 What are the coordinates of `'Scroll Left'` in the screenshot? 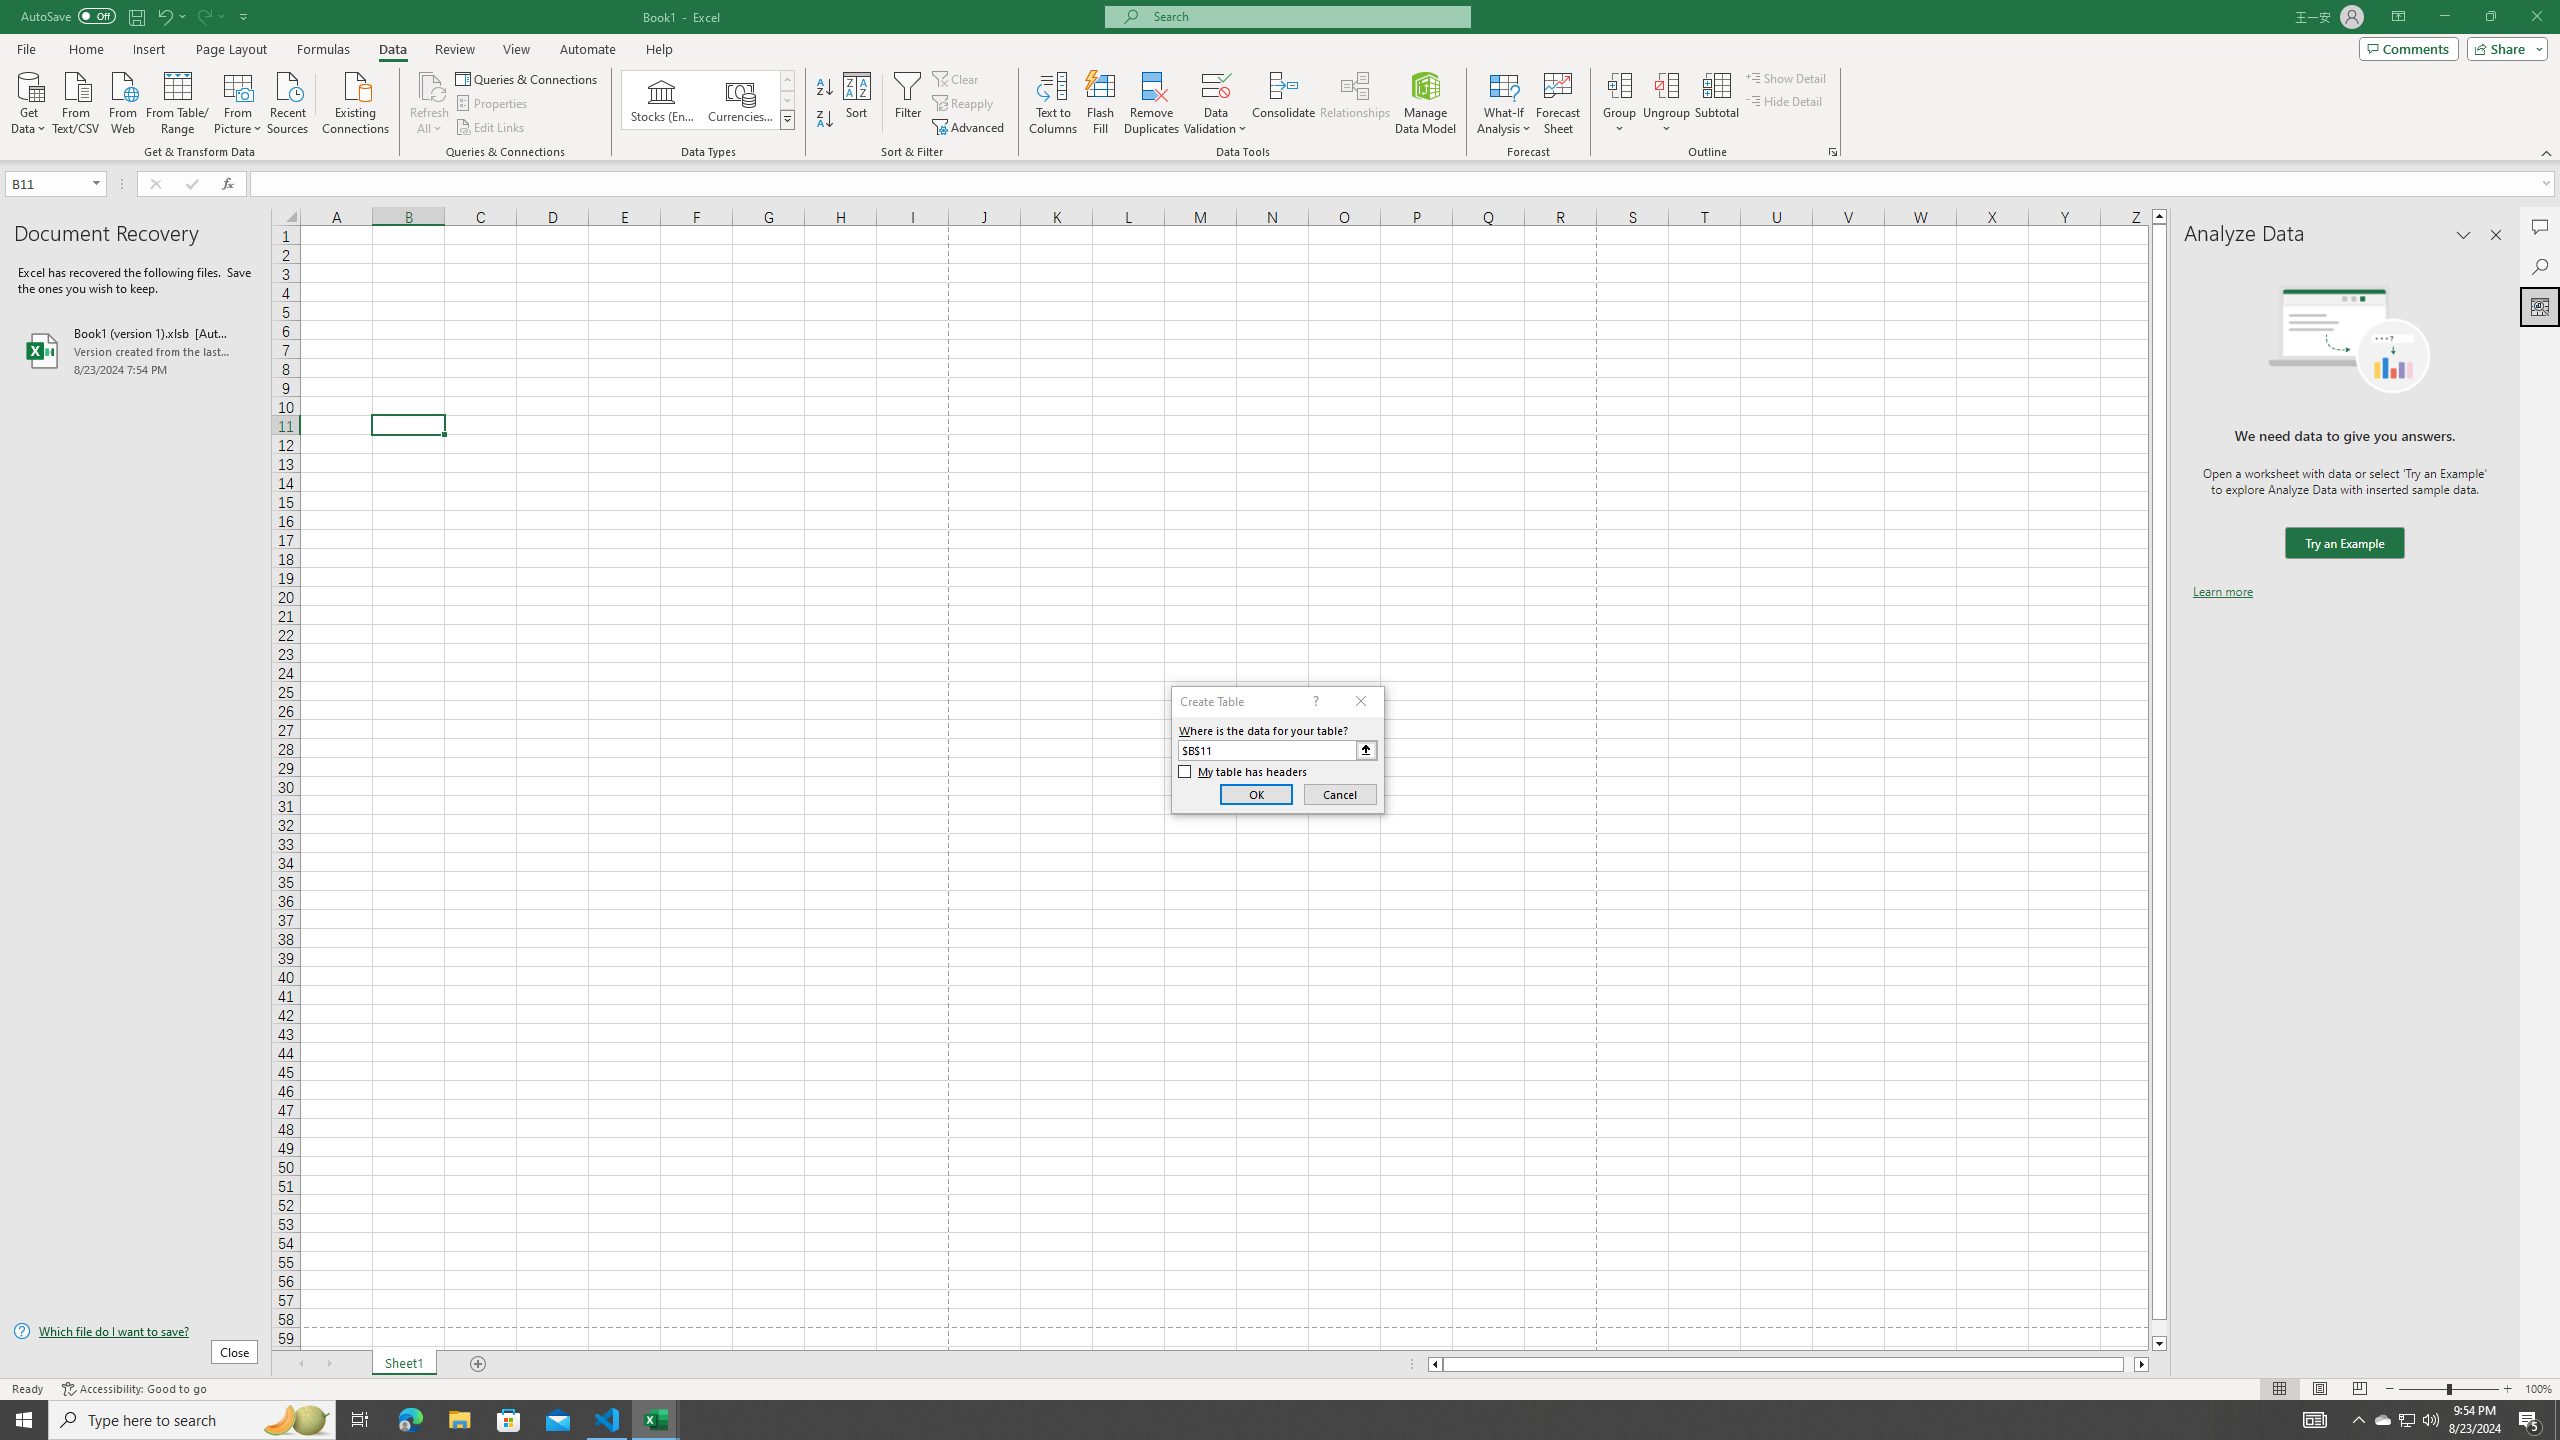 It's located at (299, 1363).